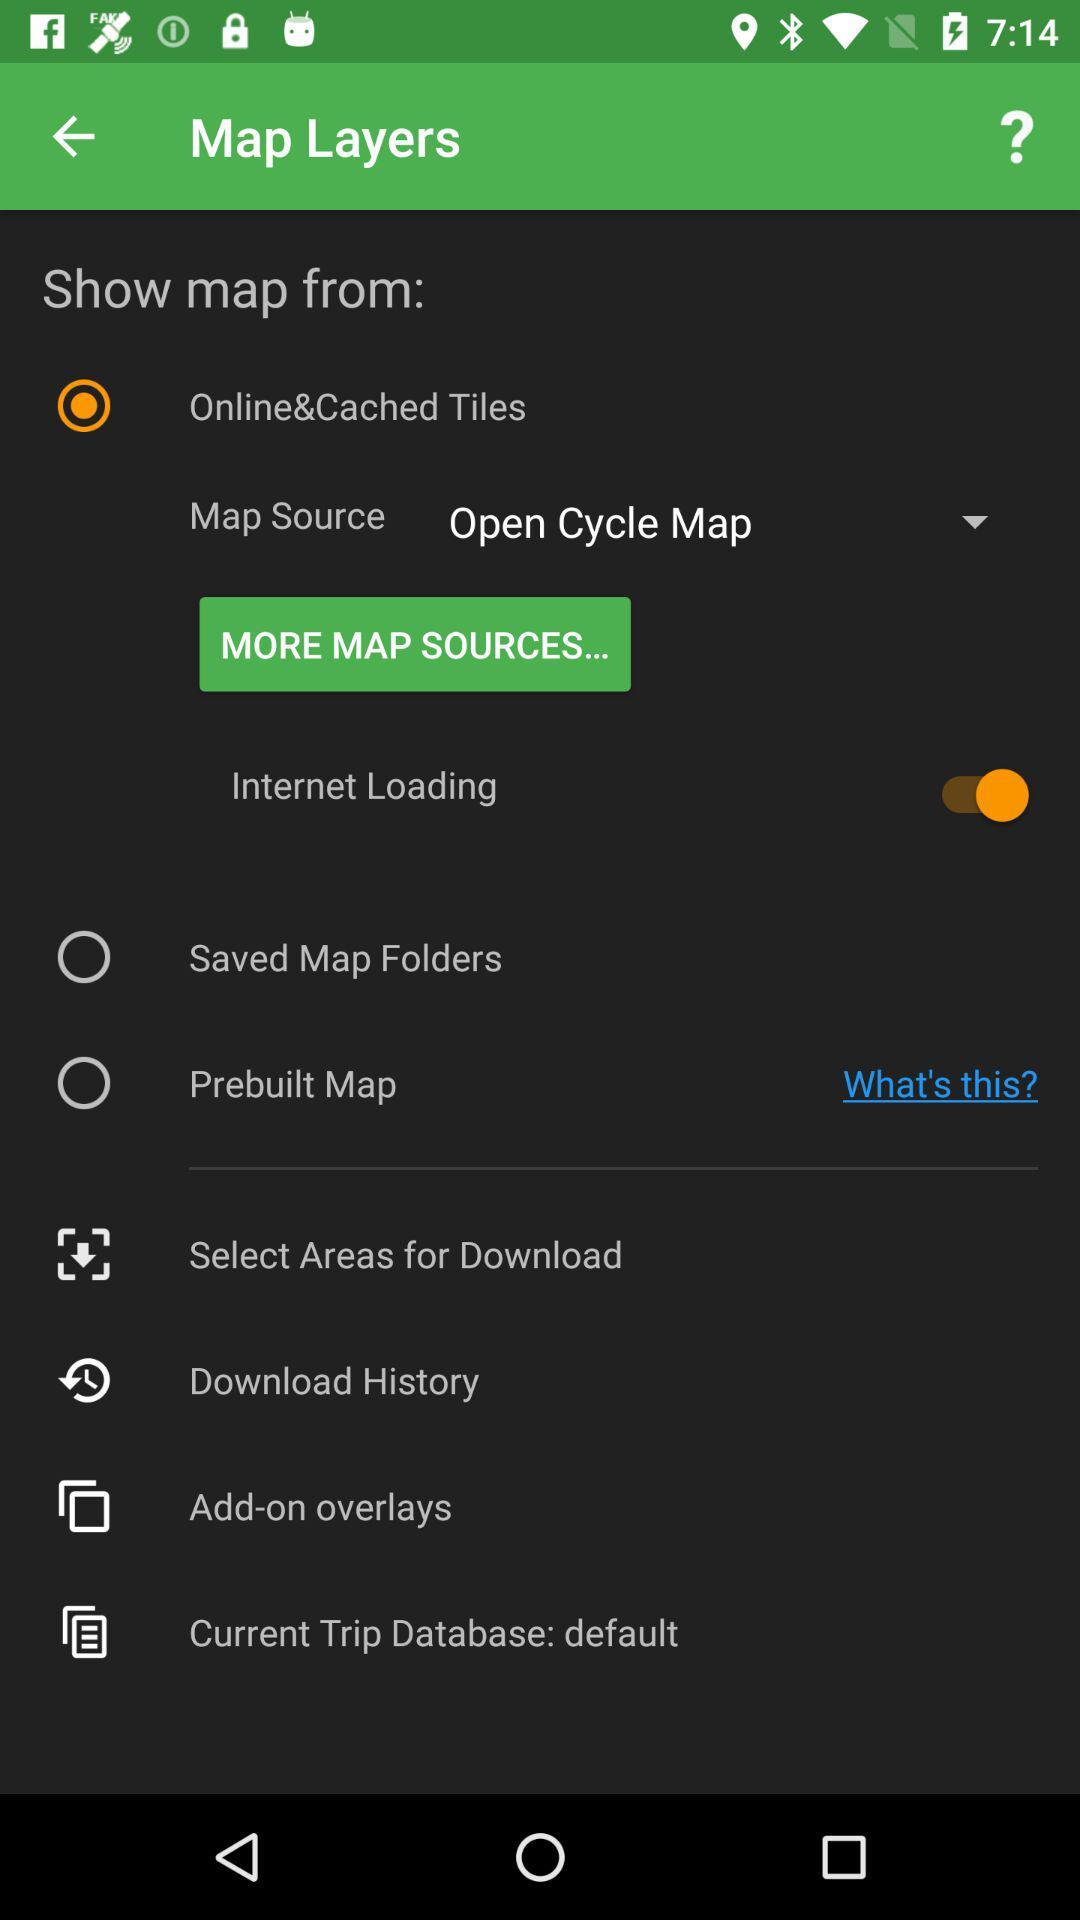 Image resolution: width=1080 pixels, height=1920 pixels. Describe the element at coordinates (974, 794) in the screenshot. I see `internet loading` at that location.